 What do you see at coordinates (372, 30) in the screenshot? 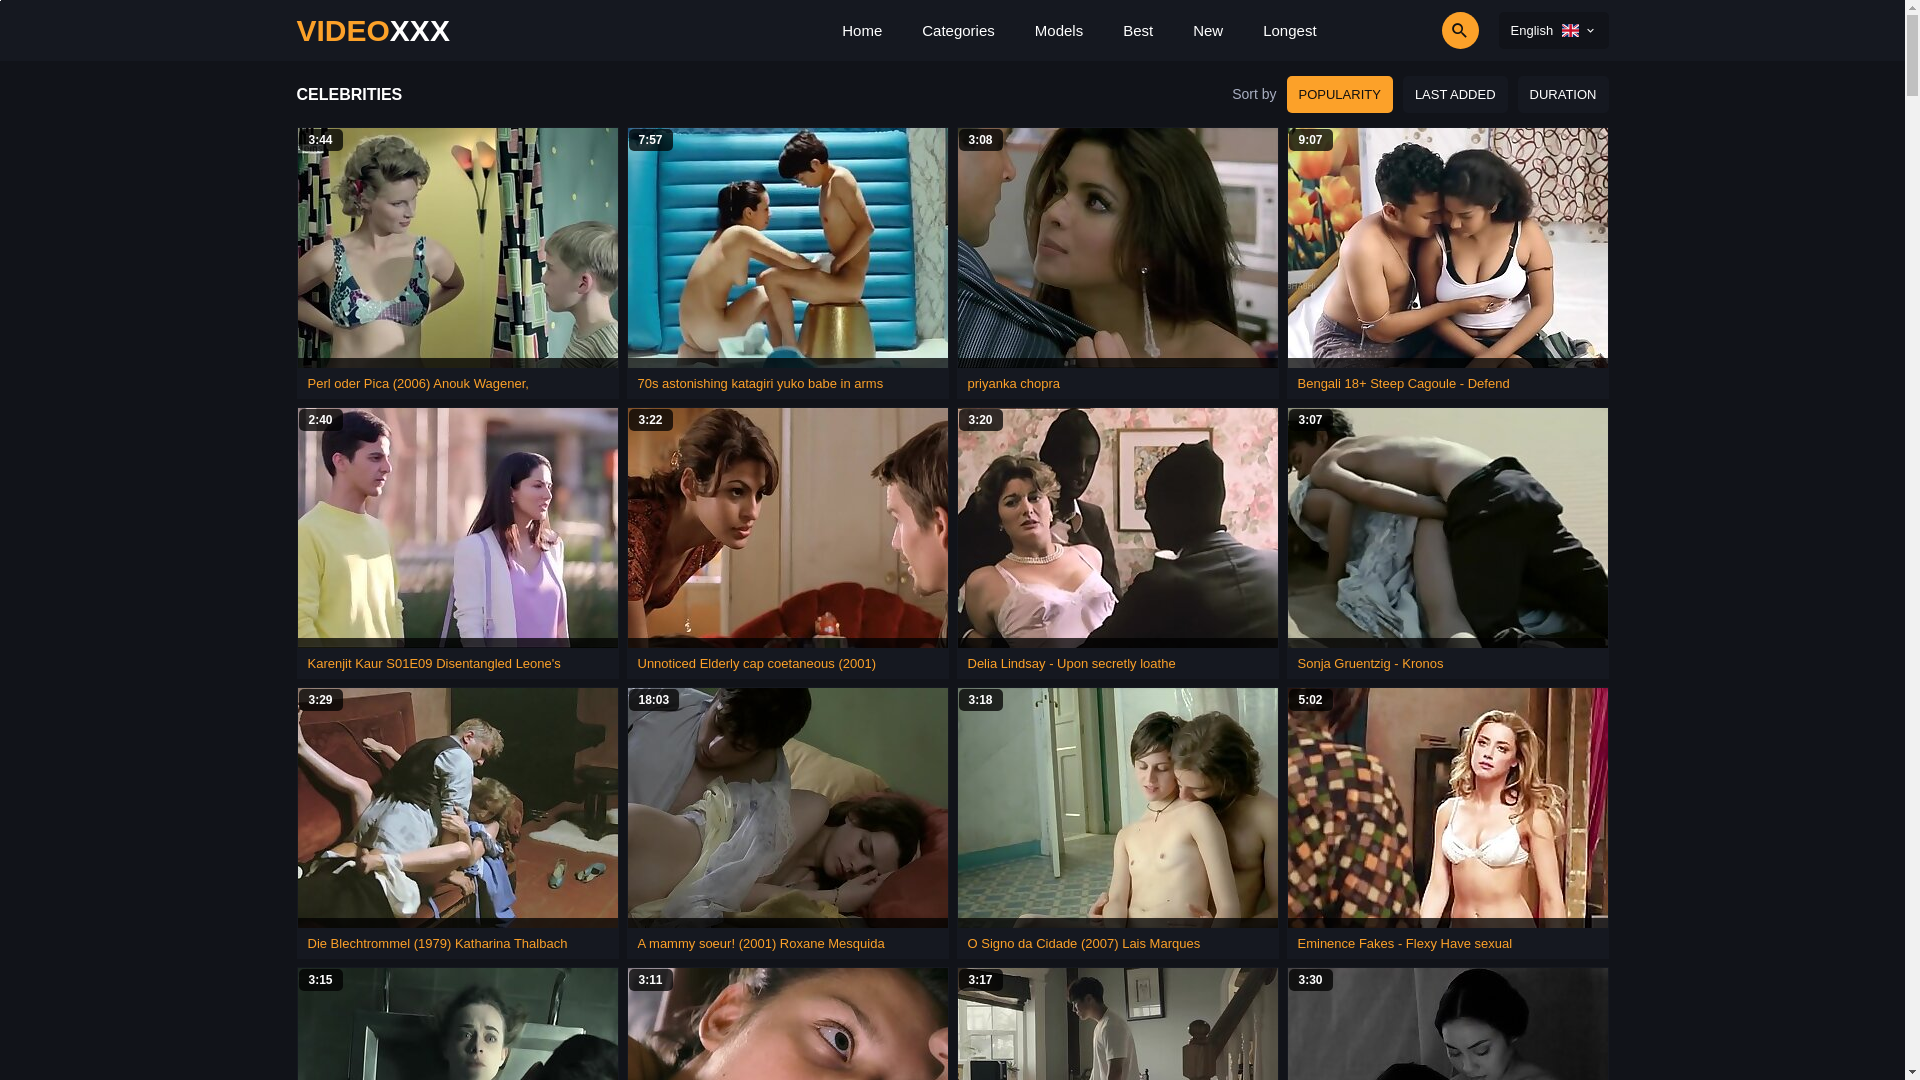
I see `'VIDEOXXX'` at bounding box center [372, 30].